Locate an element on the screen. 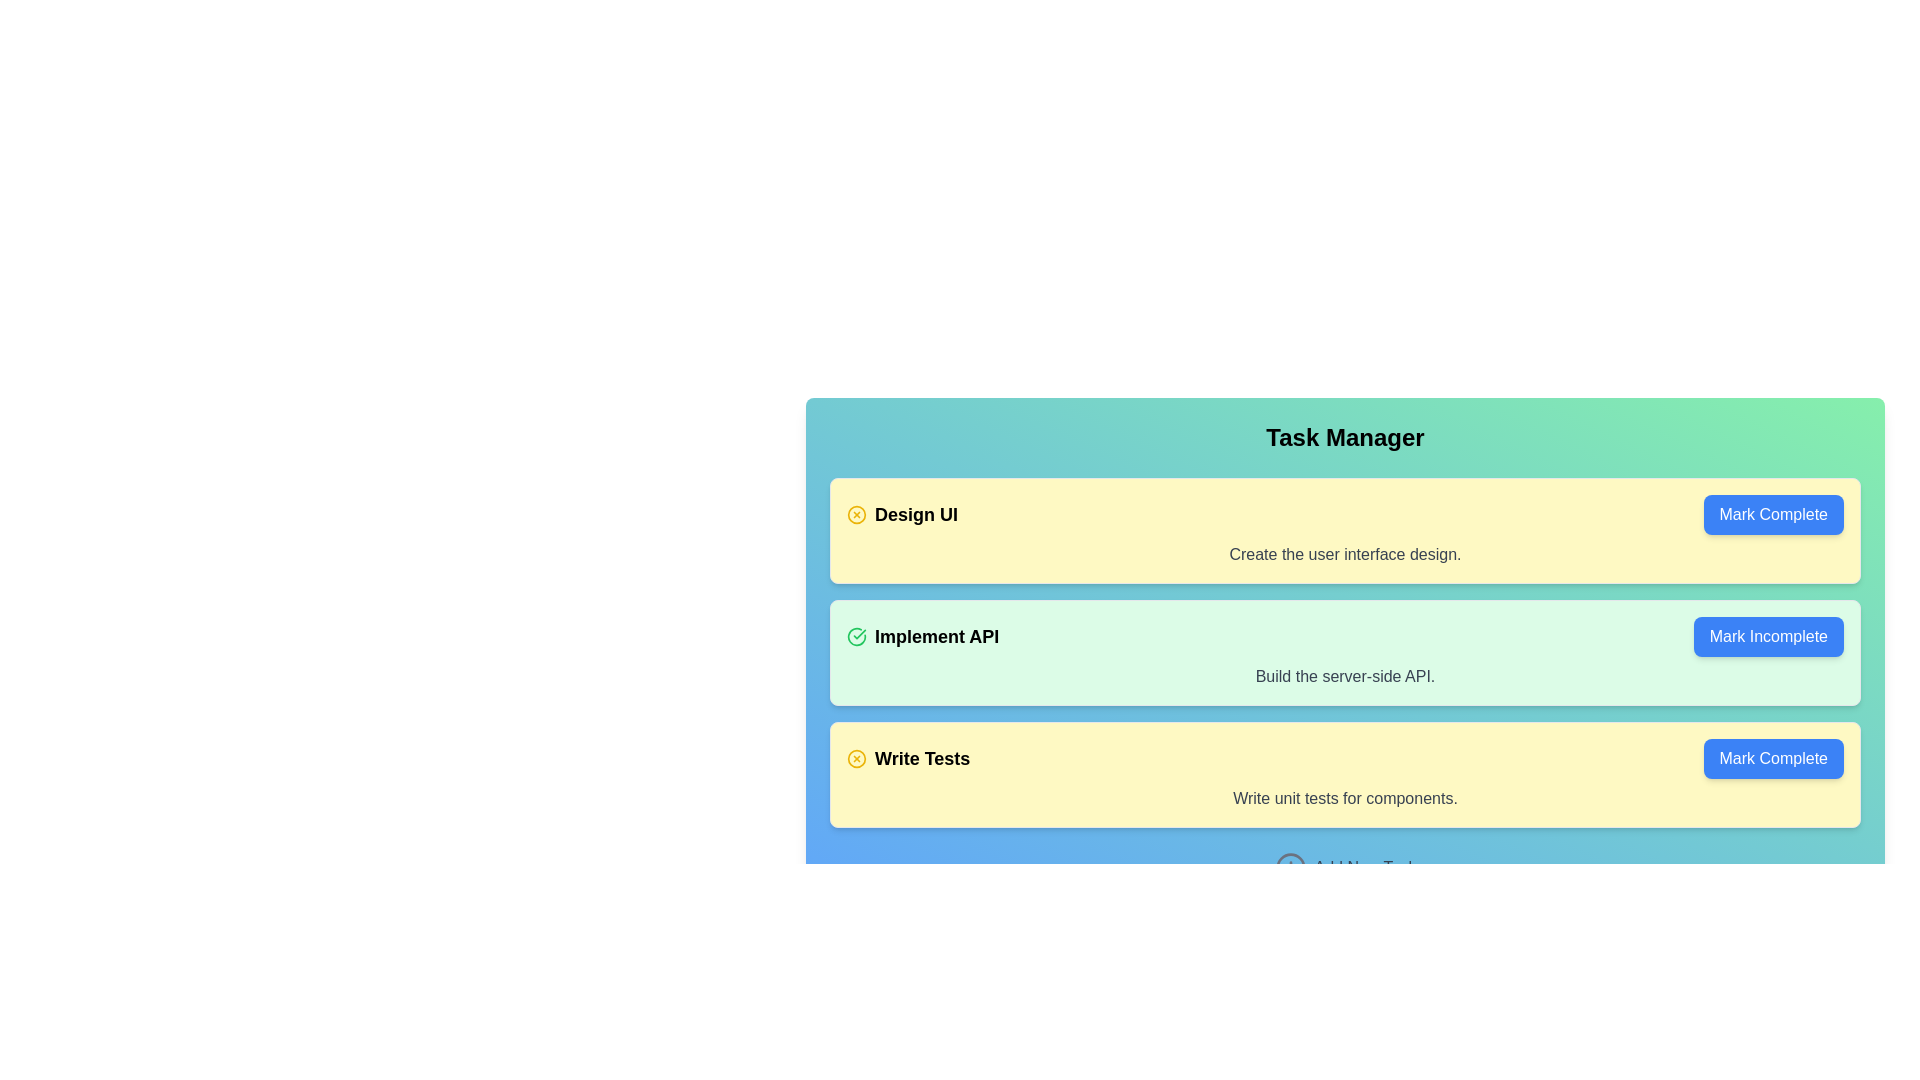  the 'Mark Complete' button with a blue background and white text, located in the task row titled 'Design UI' in the Task Manager interface is located at coordinates (1773, 514).